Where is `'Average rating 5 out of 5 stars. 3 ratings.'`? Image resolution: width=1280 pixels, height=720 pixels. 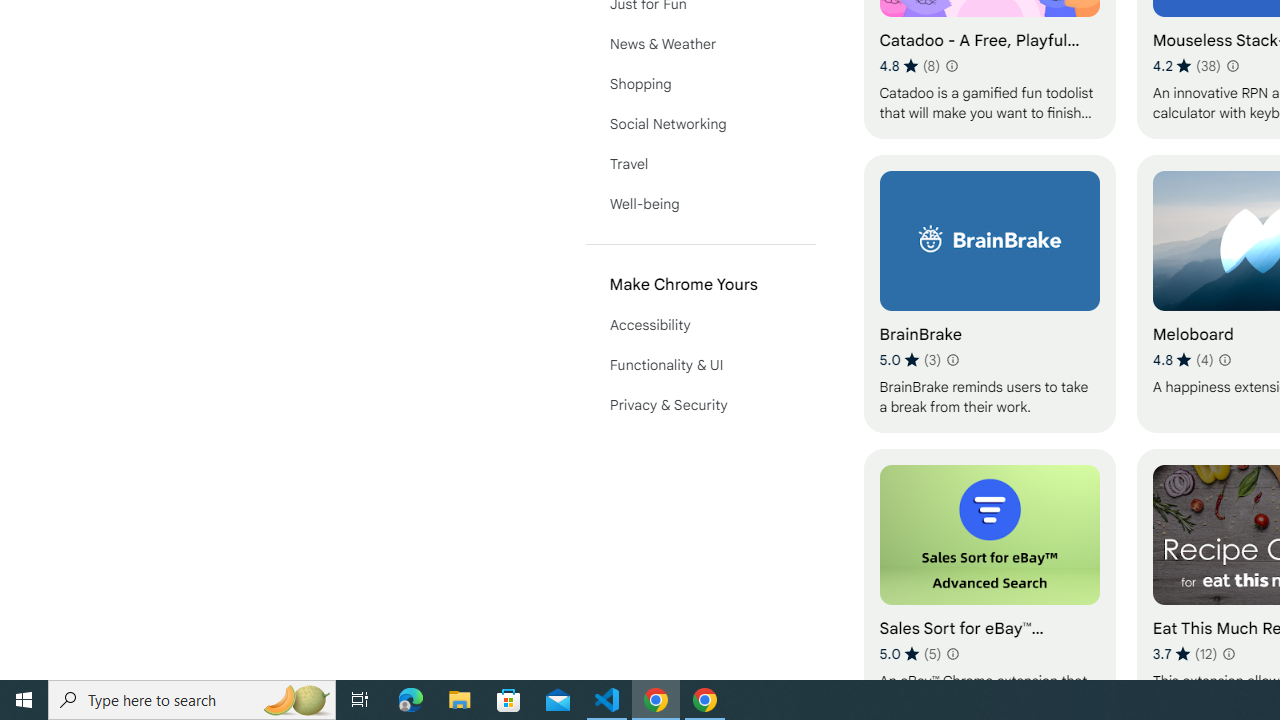 'Average rating 5 out of 5 stars. 3 ratings.' is located at coordinates (909, 360).